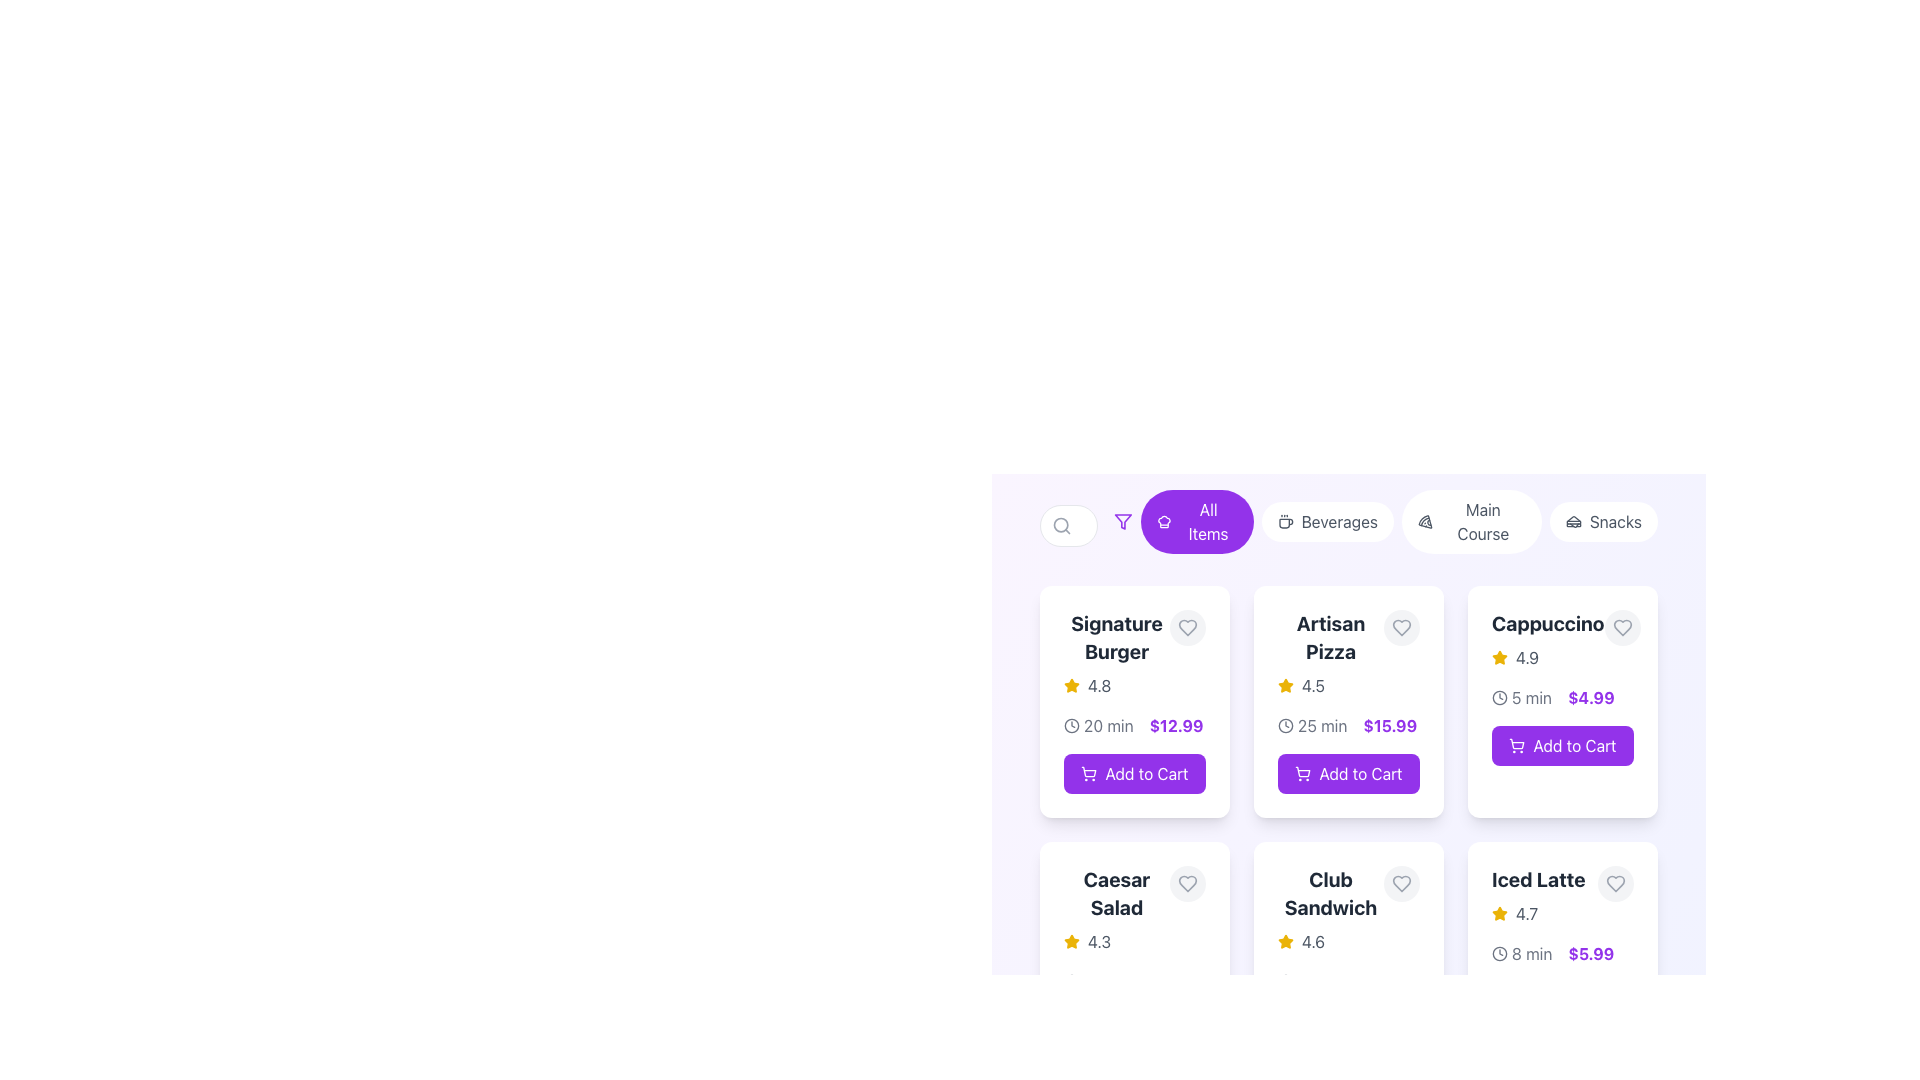  Describe the element at coordinates (1517, 744) in the screenshot. I see `the shopping cart icon located in the 'Add to Cart' button on the card titled 'Cappuccino'` at that location.